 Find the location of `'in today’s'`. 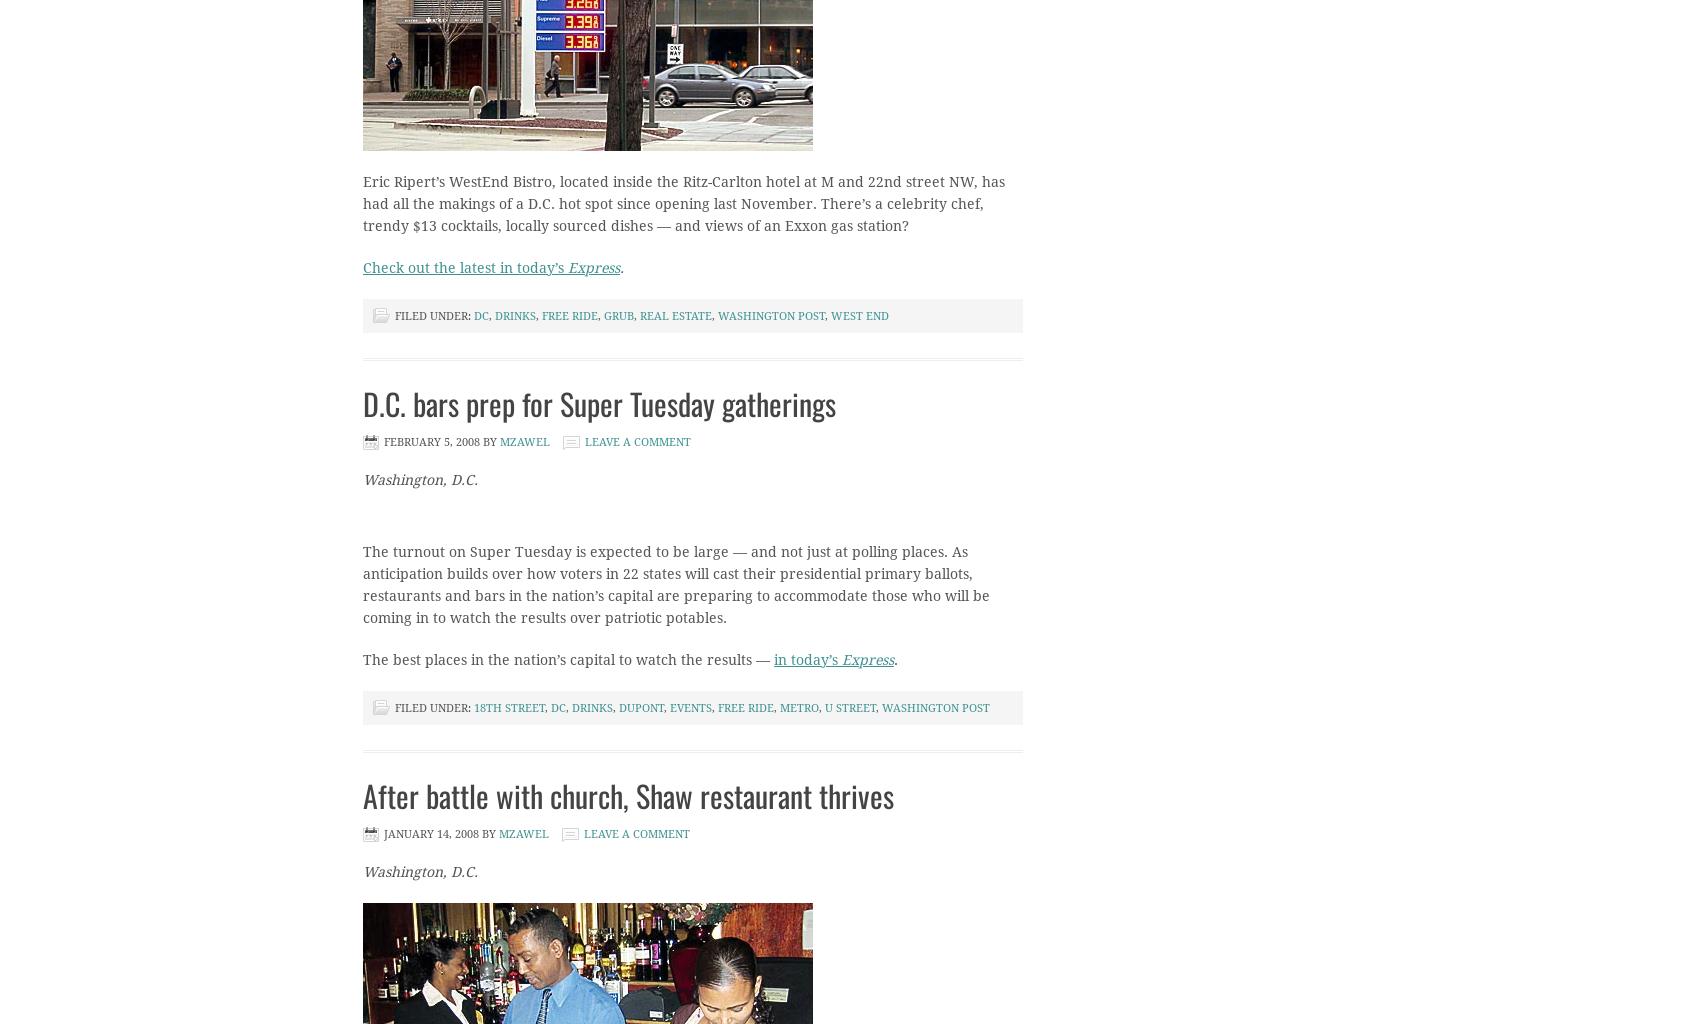

'in today’s' is located at coordinates (807, 658).